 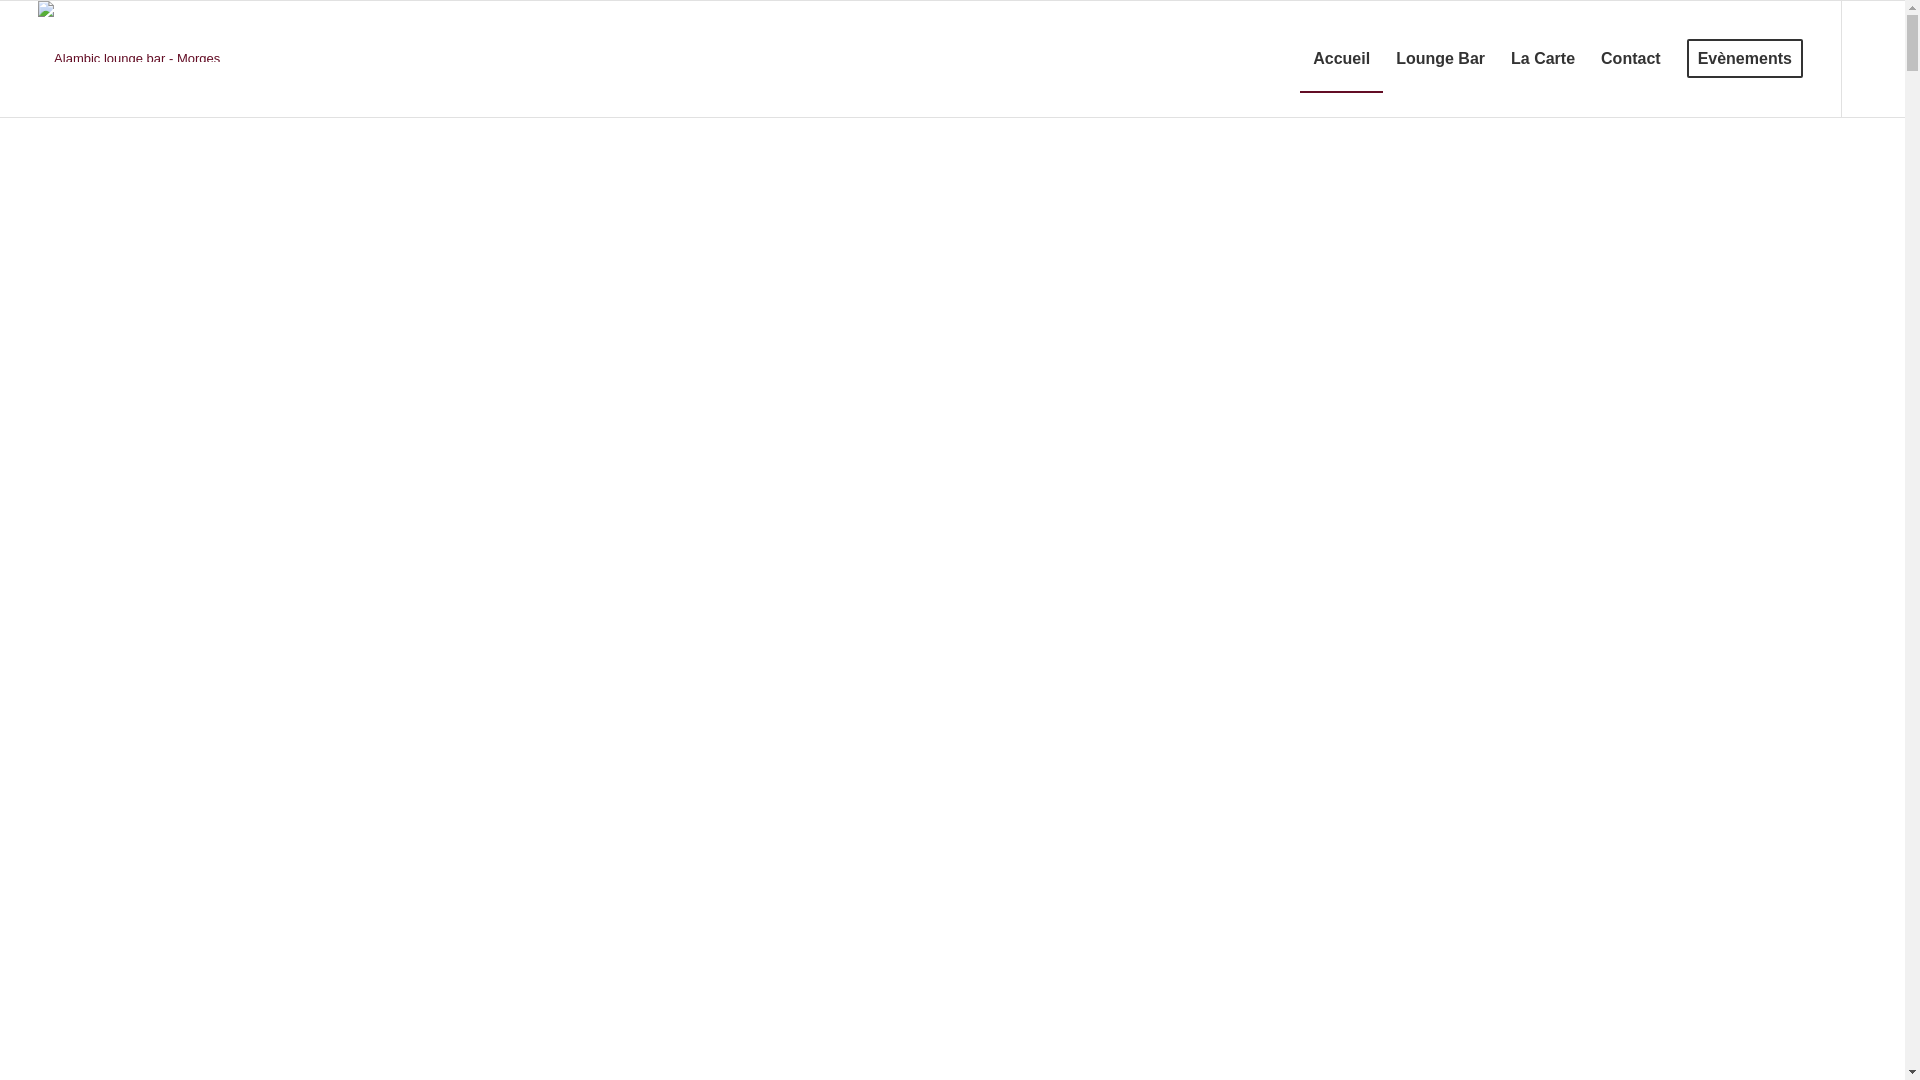 I want to click on 'La Carte', so click(x=1541, y=57).